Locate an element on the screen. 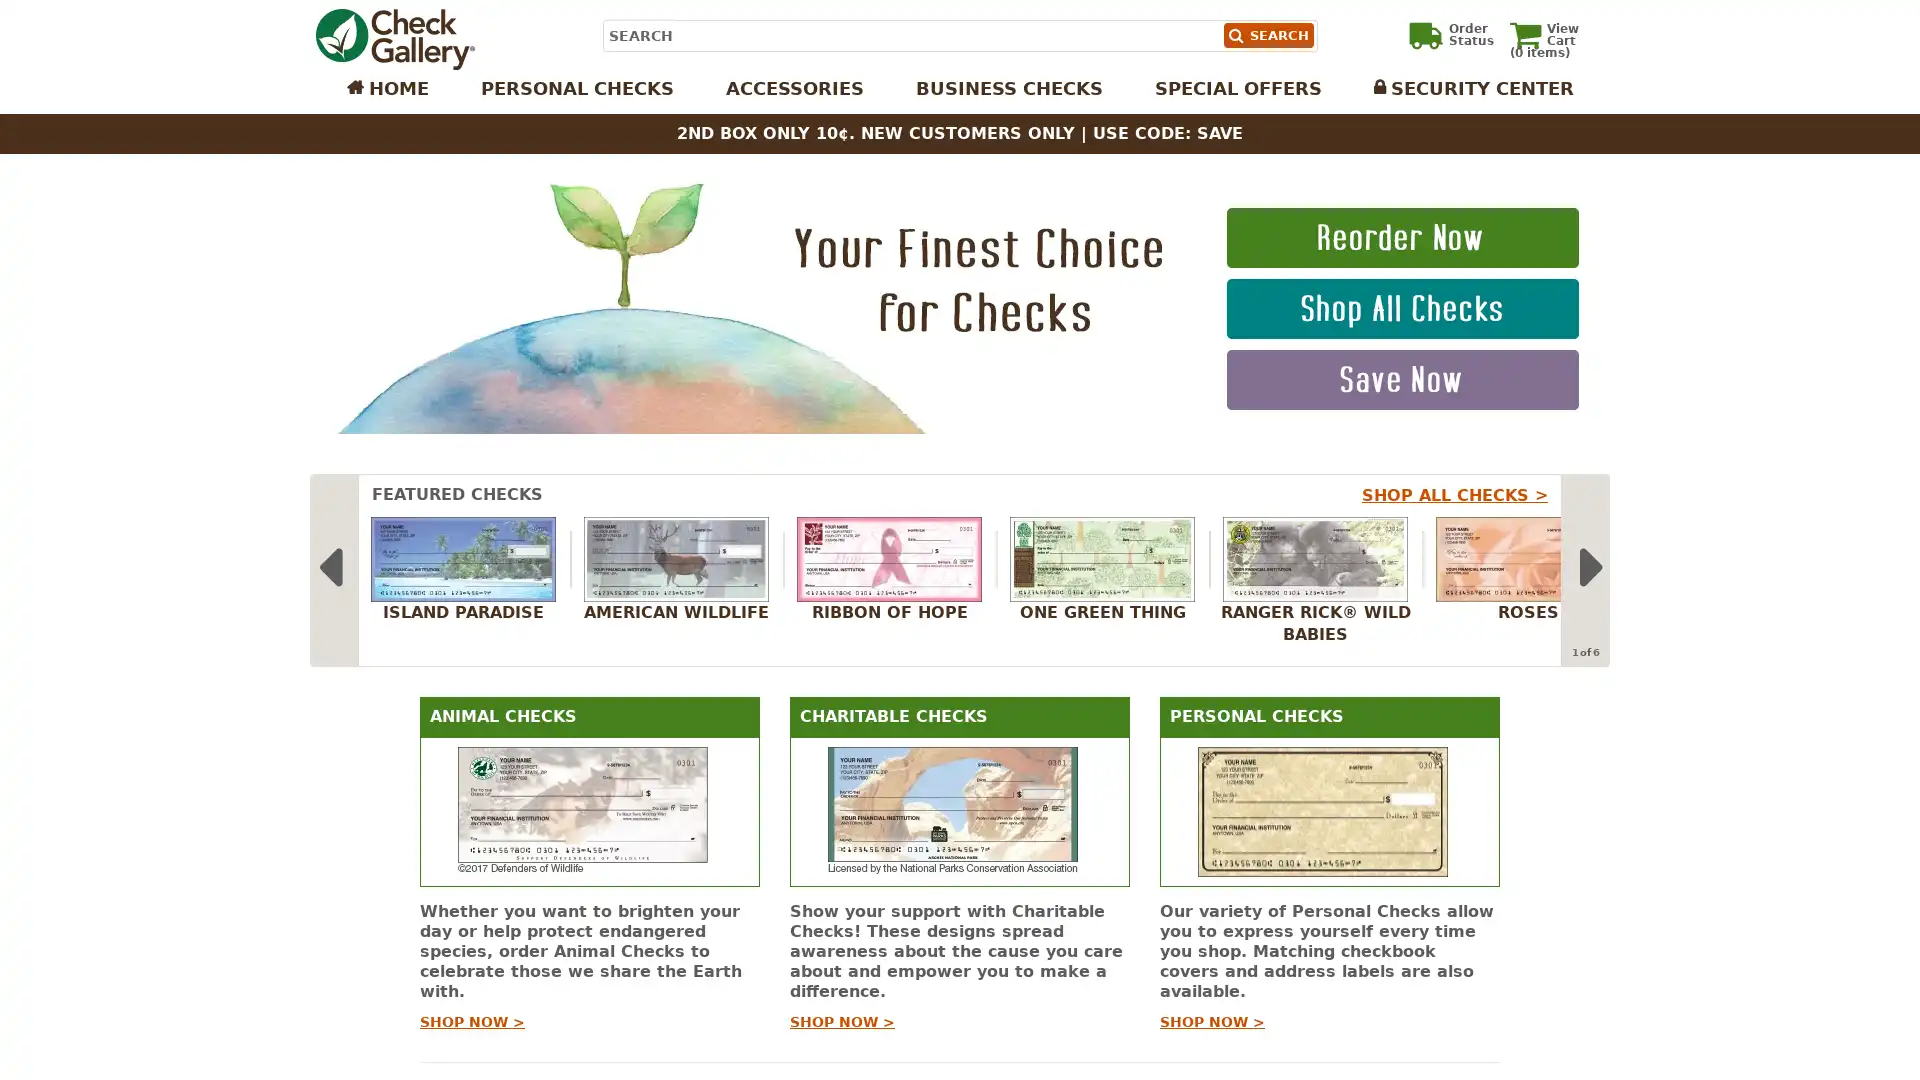 This screenshot has width=1920, height=1080. Next is located at coordinates (1589, 569).